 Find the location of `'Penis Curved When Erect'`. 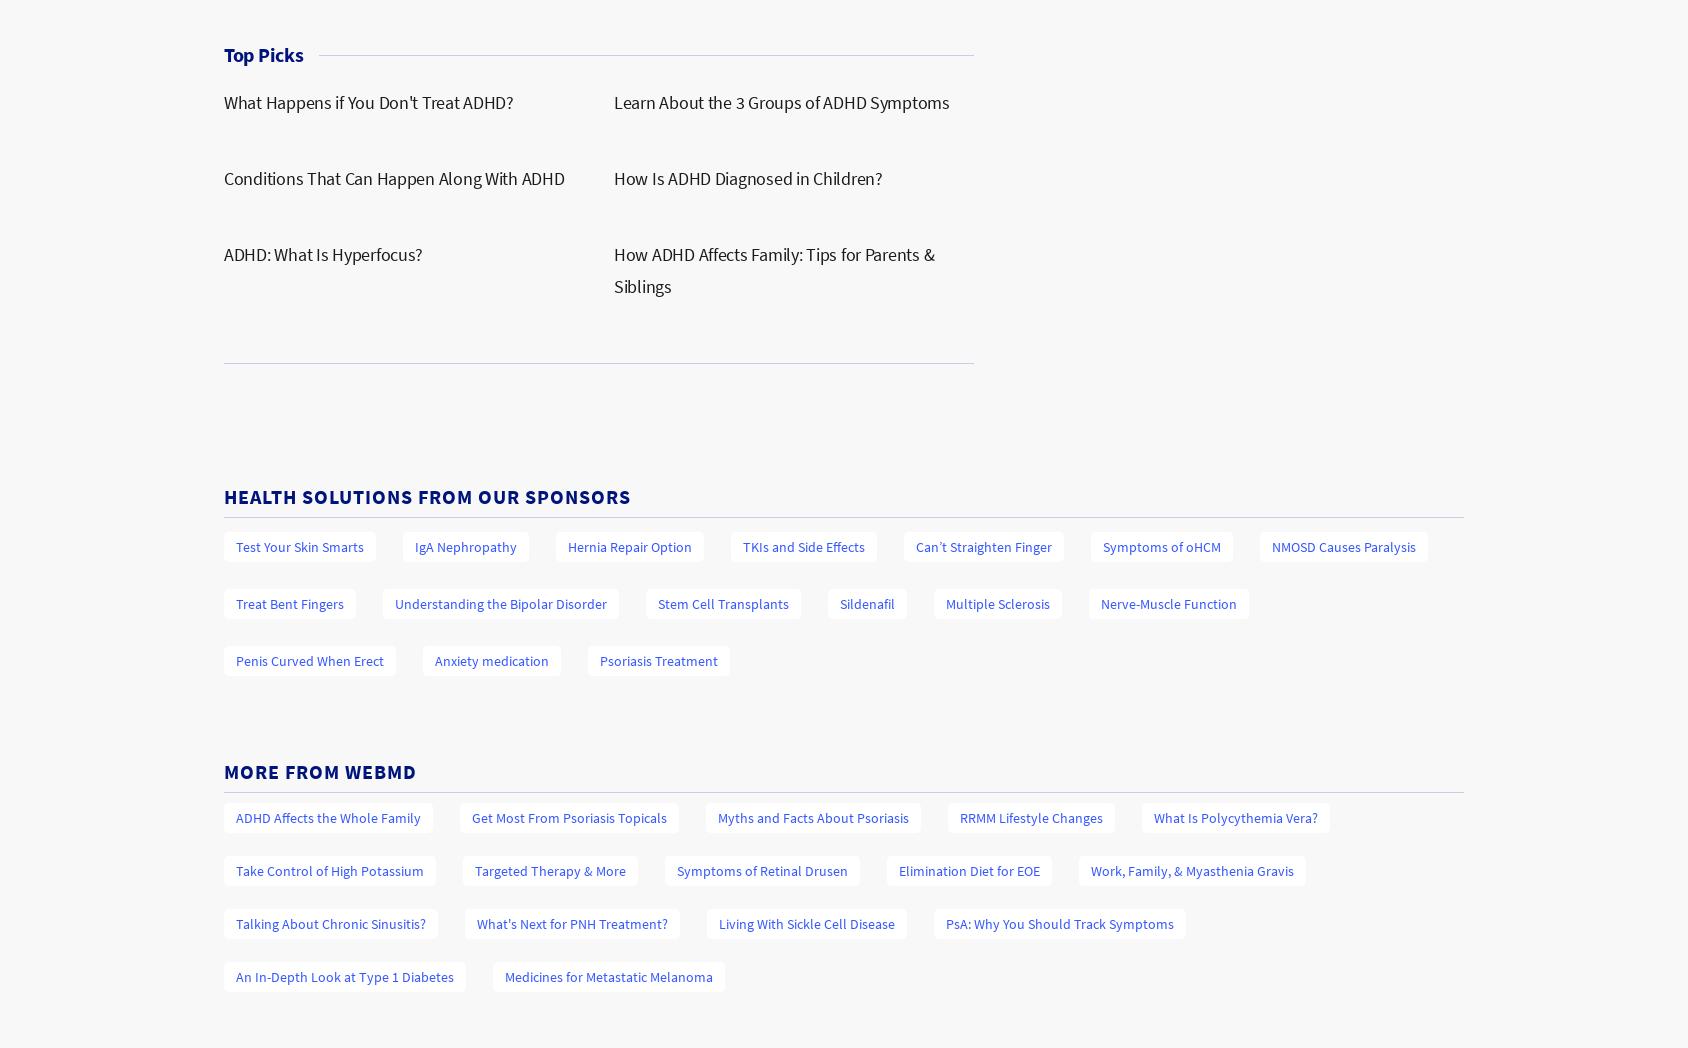

'Penis Curved When Erect' is located at coordinates (234, 660).